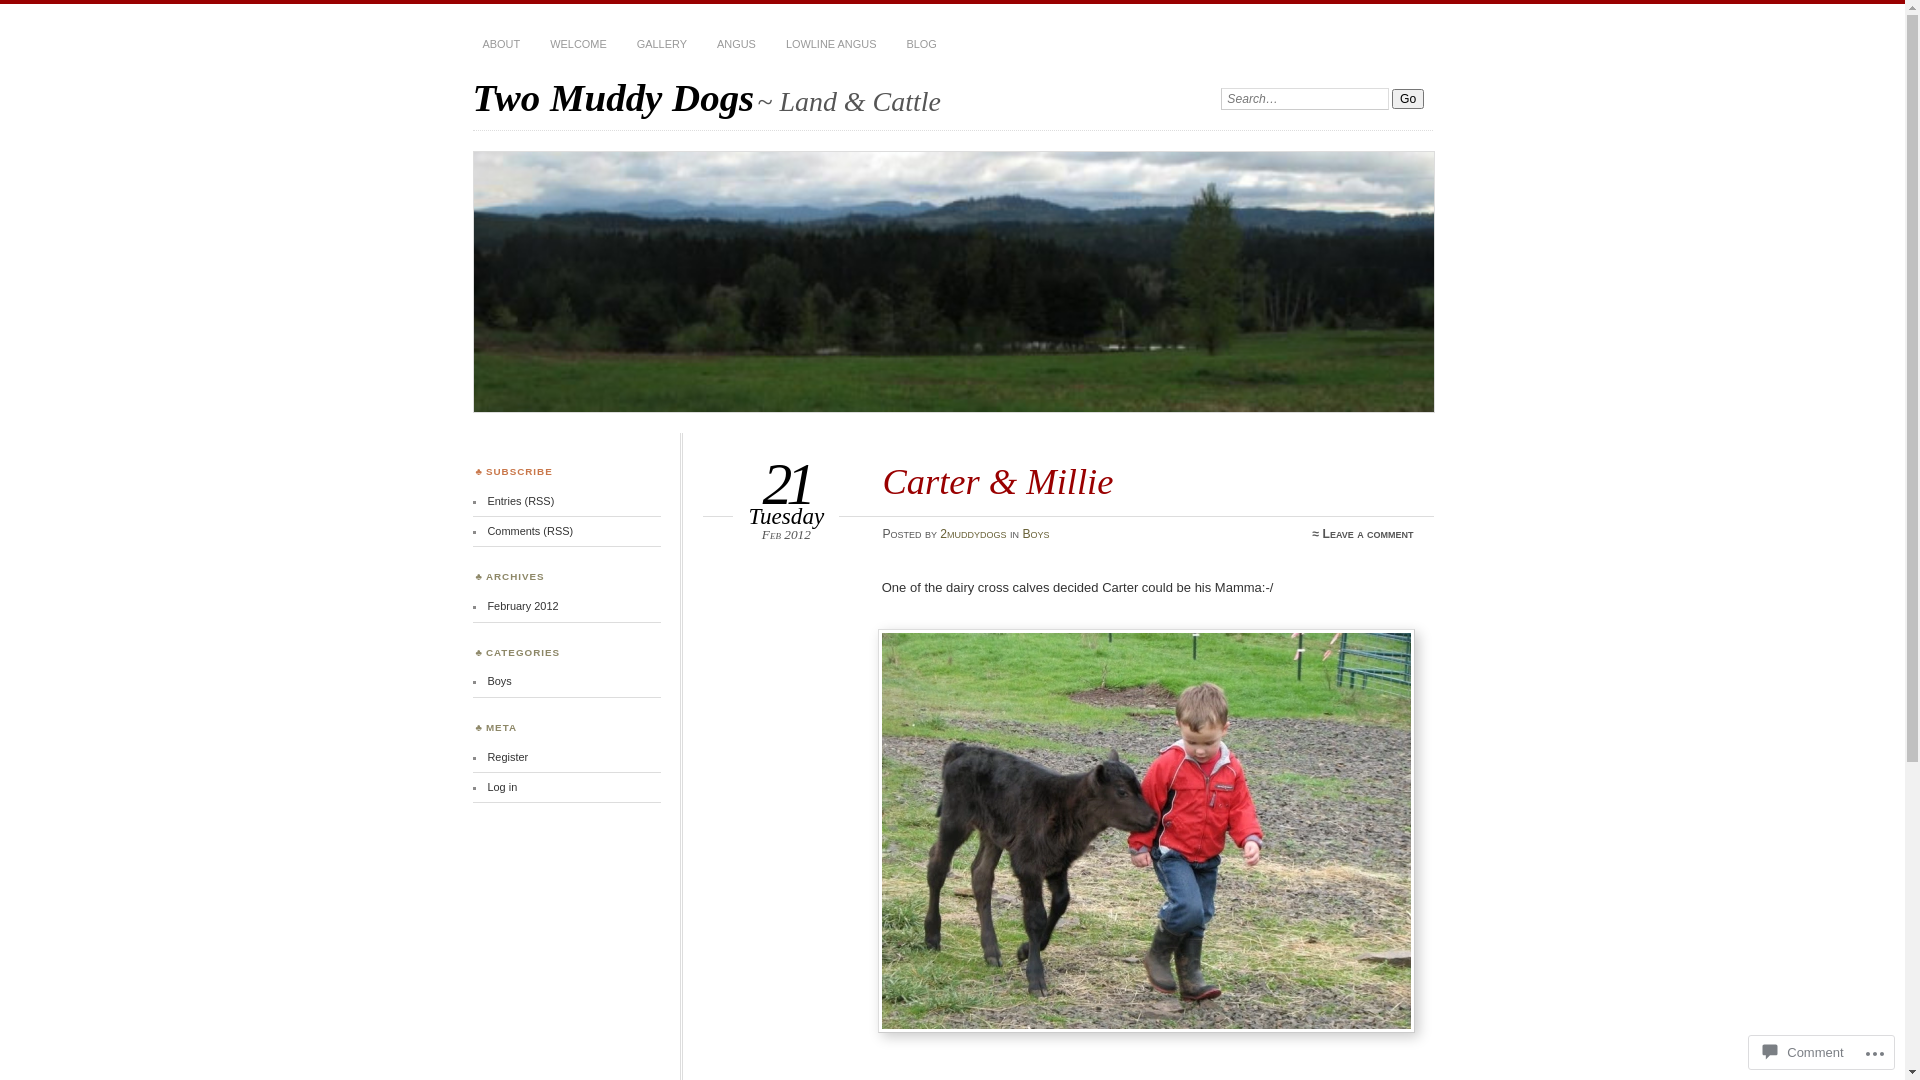 This screenshot has width=1920, height=1080. Describe the element at coordinates (831, 45) in the screenshot. I see `'LOWLINE ANGUS'` at that location.